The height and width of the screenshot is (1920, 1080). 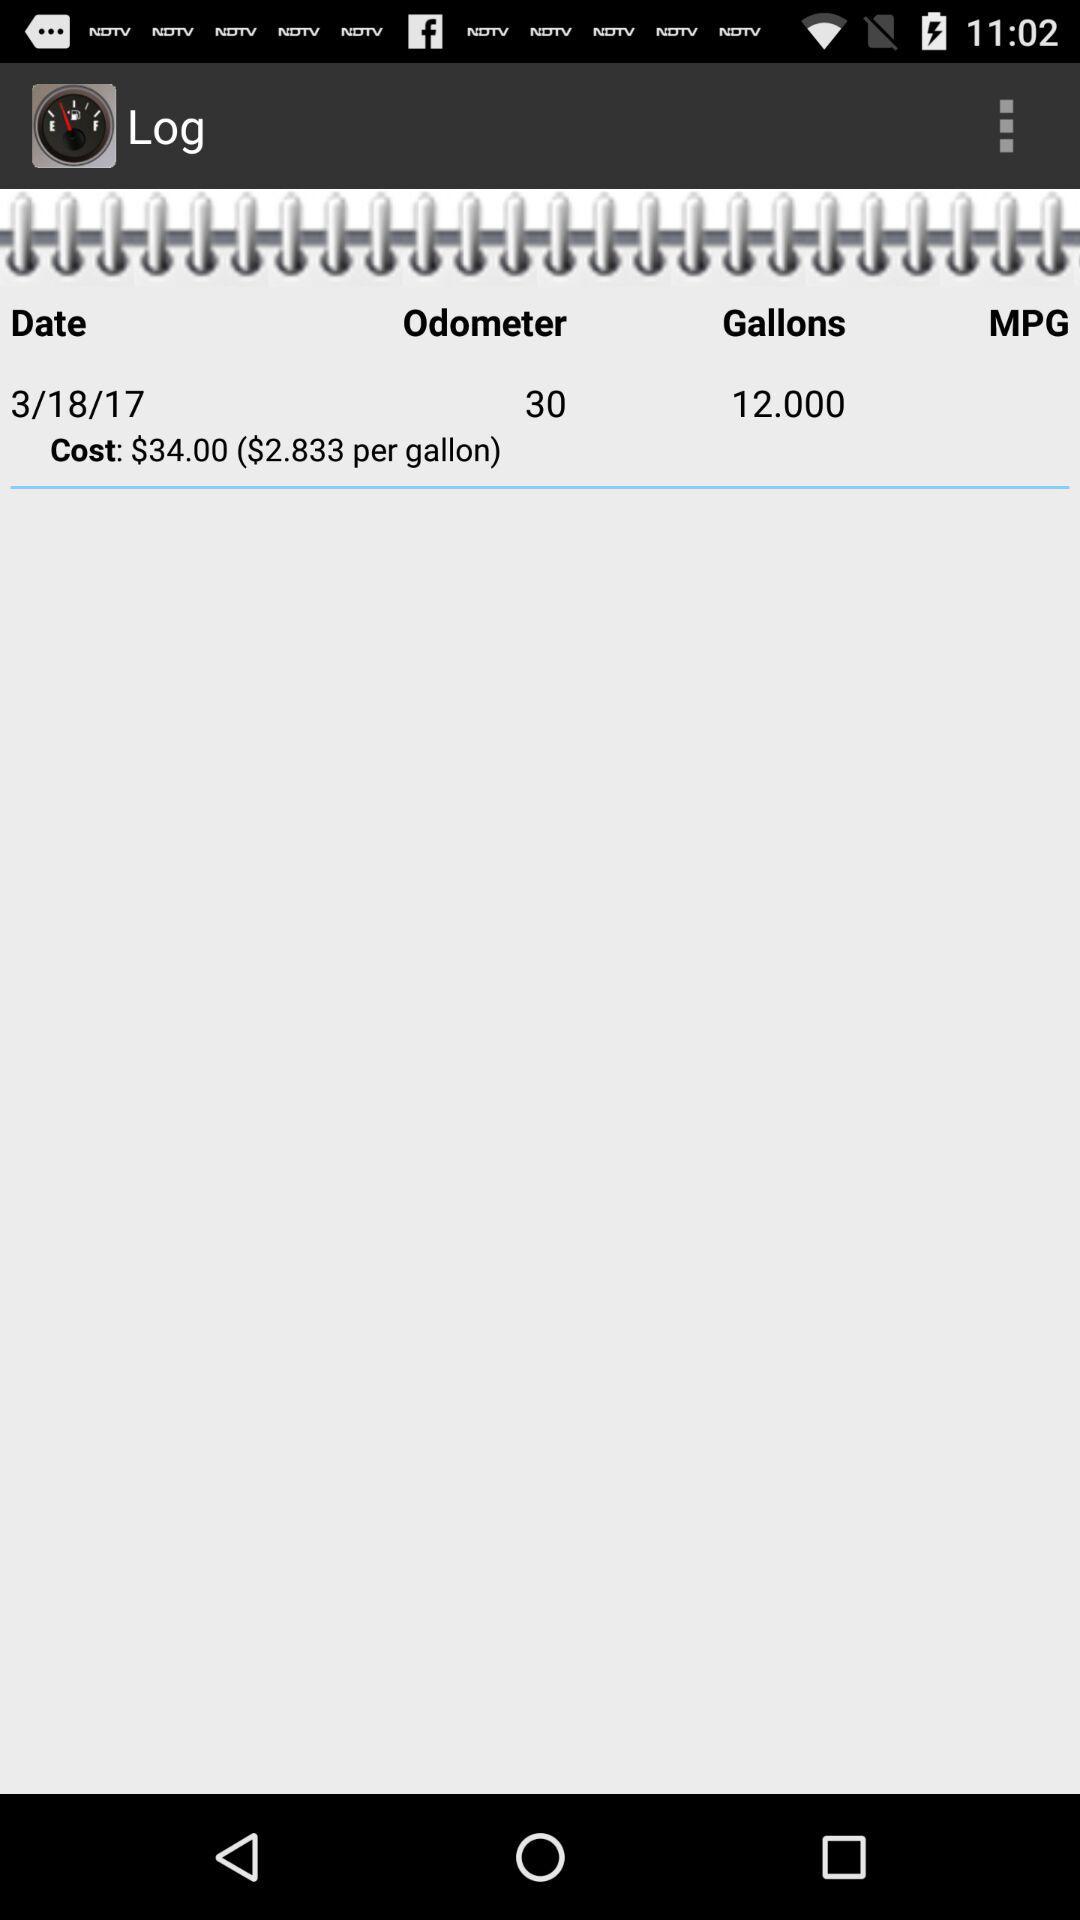 I want to click on app next to 30 app, so click(x=148, y=401).